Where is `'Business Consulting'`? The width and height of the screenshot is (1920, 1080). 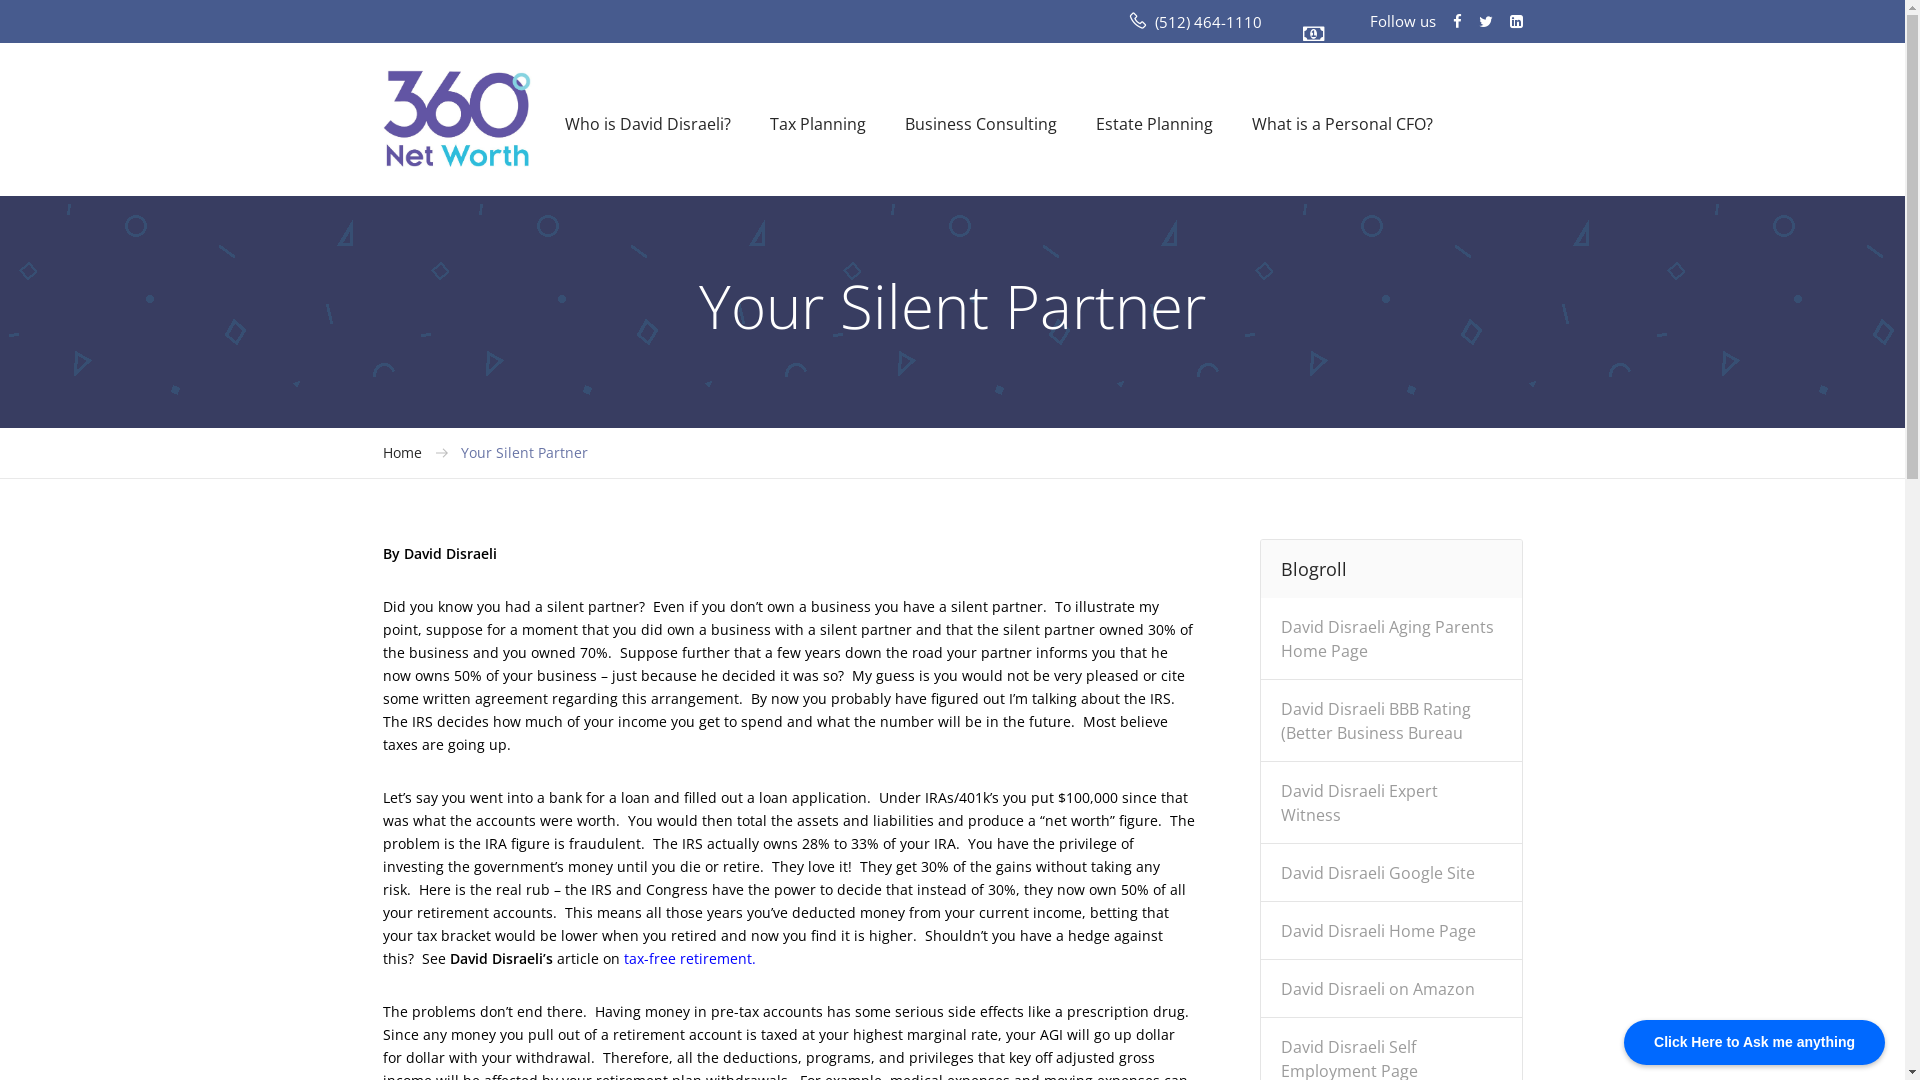
'Business Consulting' is located at coordinates (979, 123).